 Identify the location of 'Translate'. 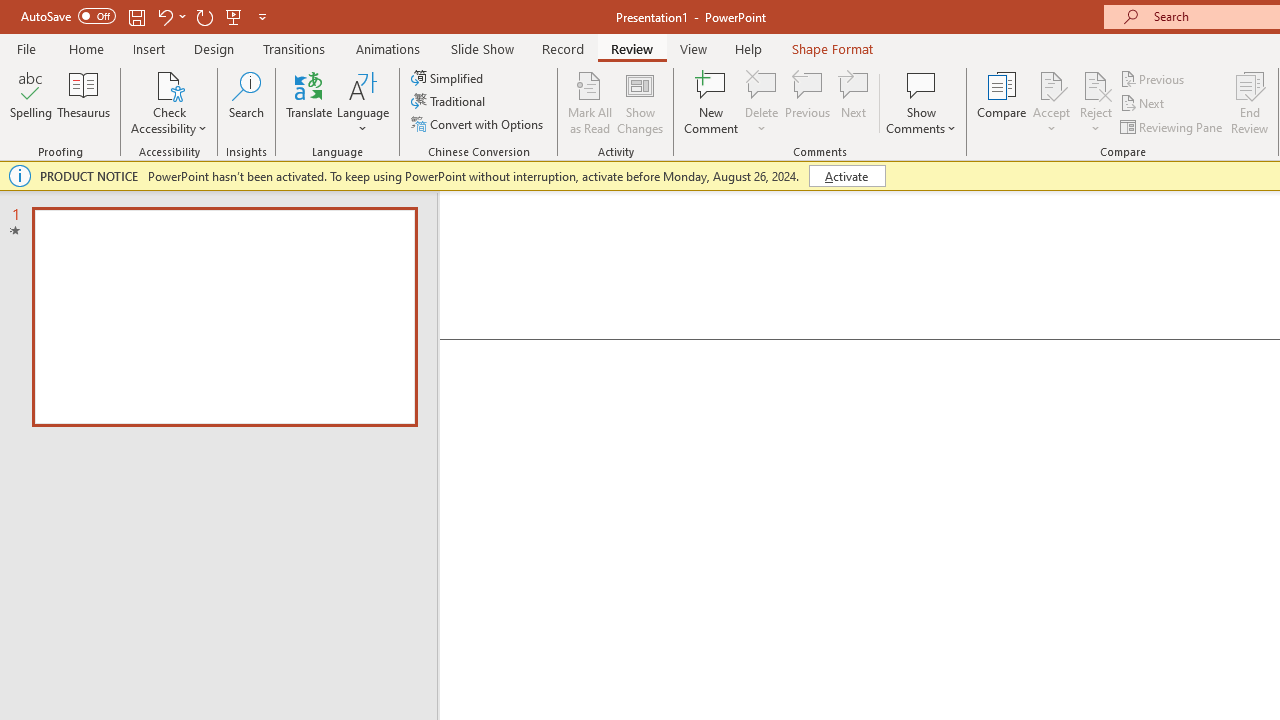
(308, 103).